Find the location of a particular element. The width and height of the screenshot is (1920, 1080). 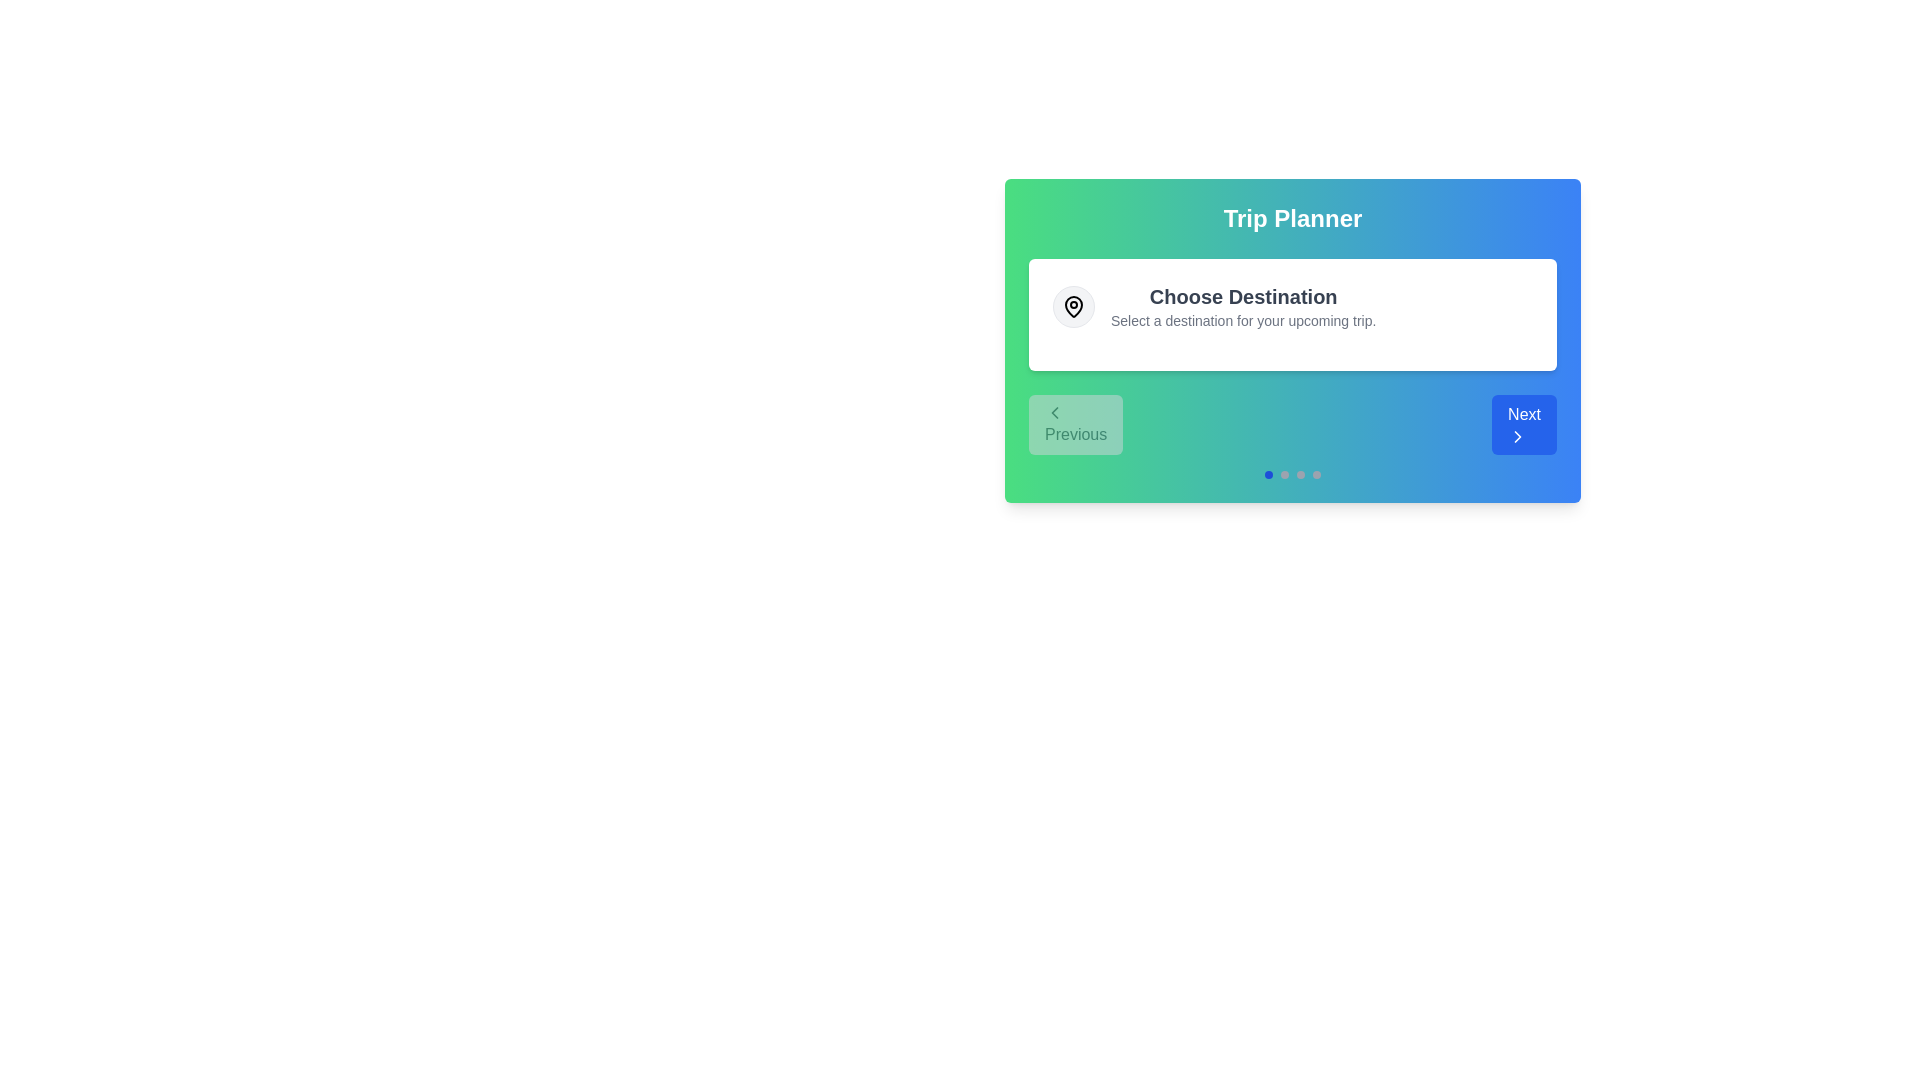

the icon located at the top-left corner of the rectangular card layout containing the texts 'Choose Destination' and 'Select a destination for your upcoming trip.' is located at coordinates (1073, 307).